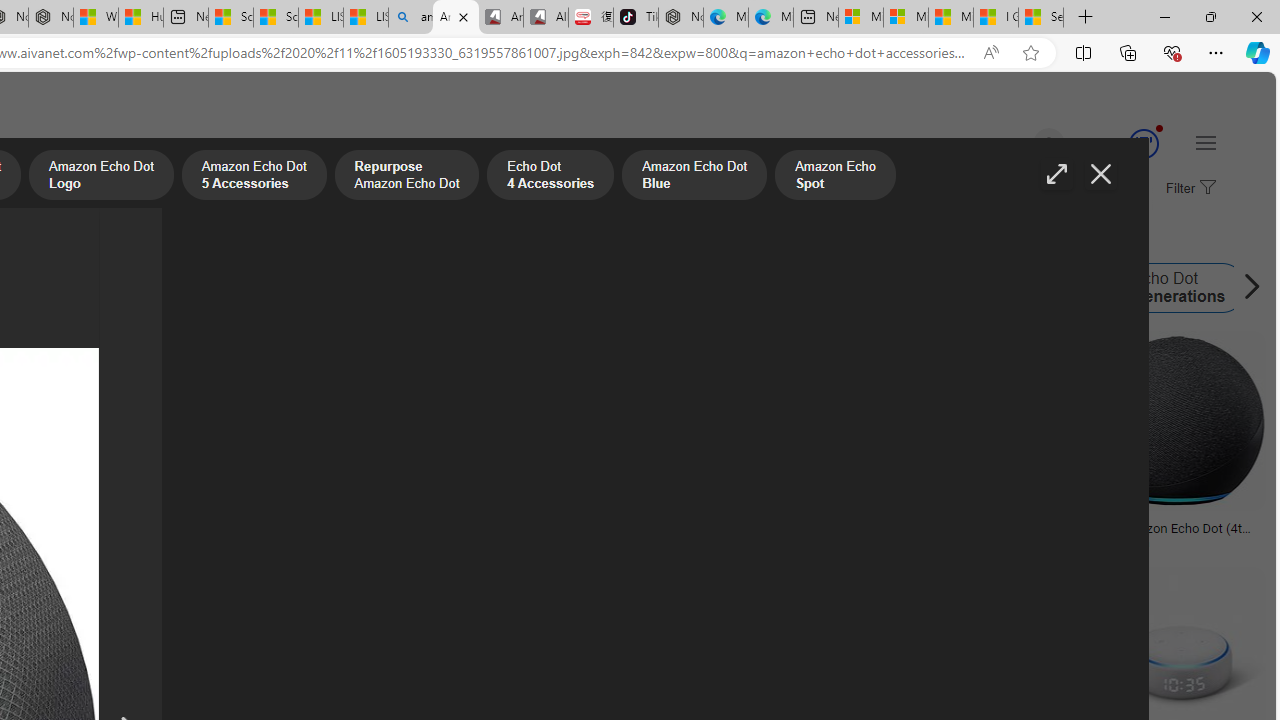 The image size is (1280, 720). I want to click on 'Class: medal-svg-animation', so click(1143, 143).